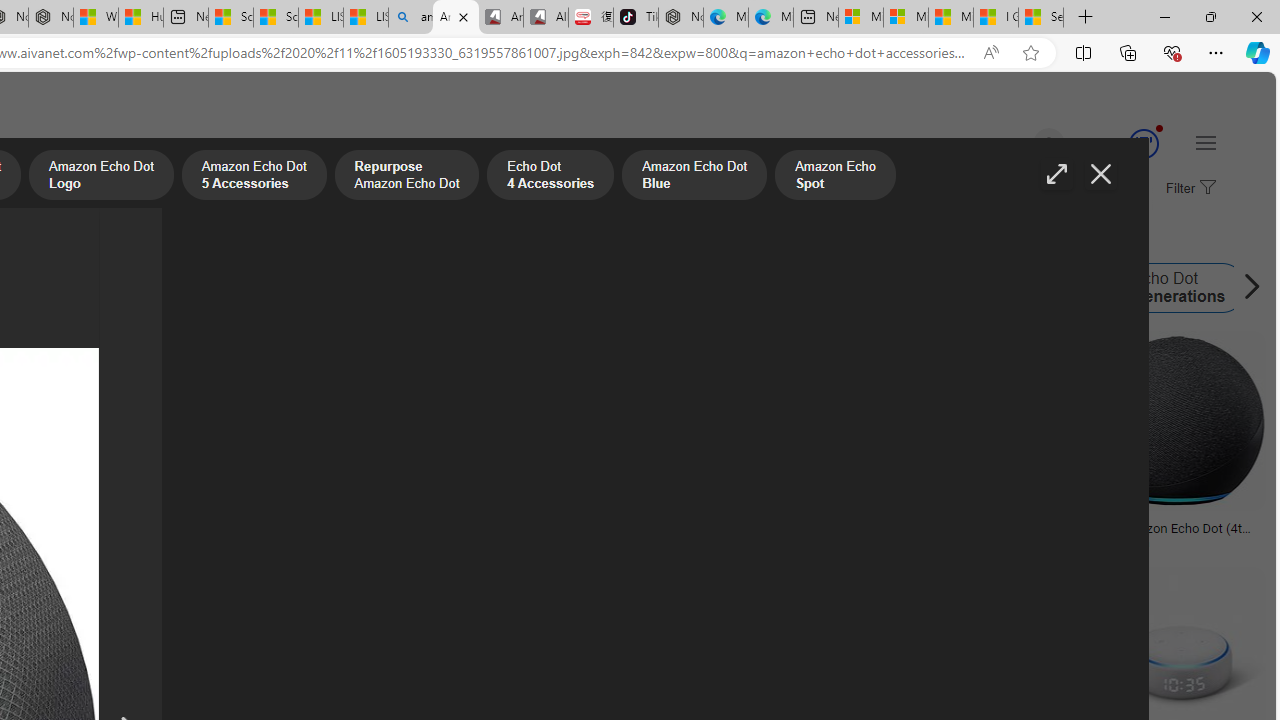 The image size is (1280, 720). I want to click on 'Class: medal-svg-animation', so click(1143, 143).